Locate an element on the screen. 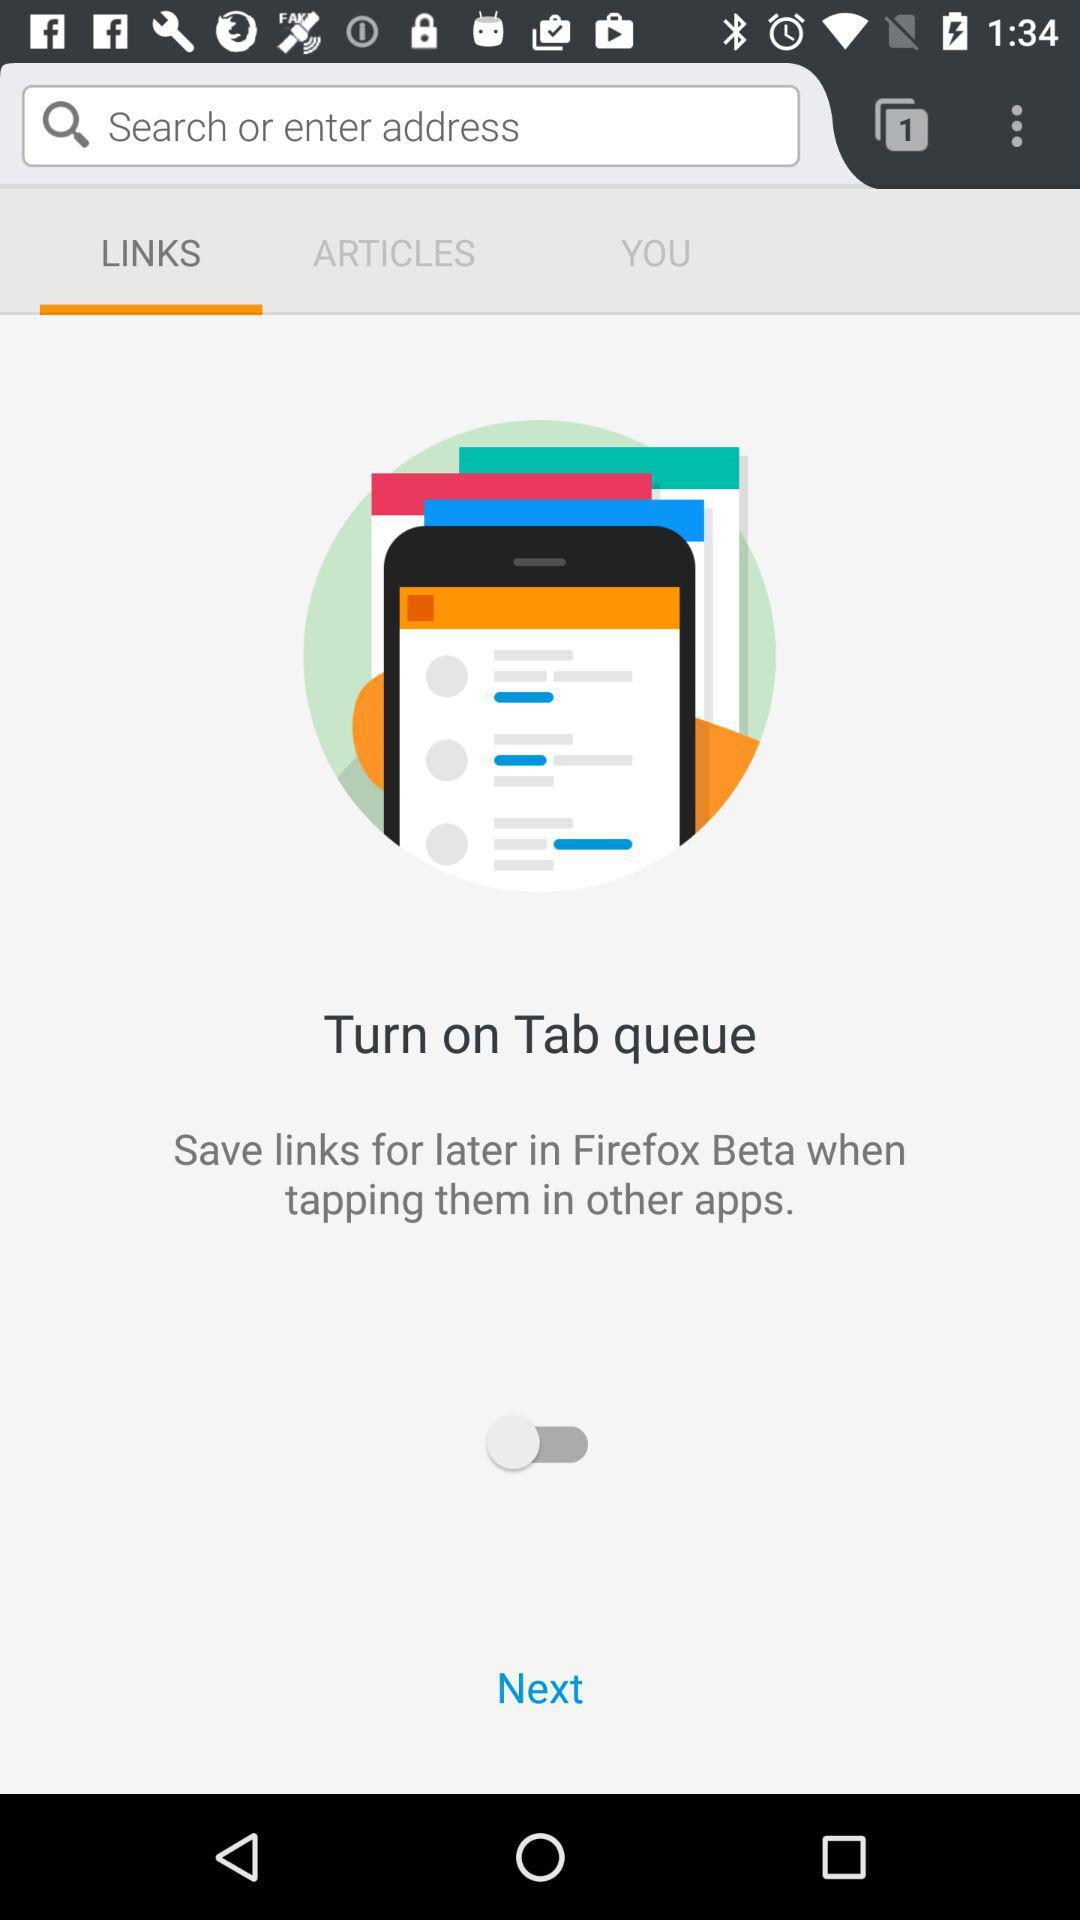 Image resolution: width=1080 pixels, height=1920 pixels. the text below turn on tab queue is located at coordinates (800, 1253).